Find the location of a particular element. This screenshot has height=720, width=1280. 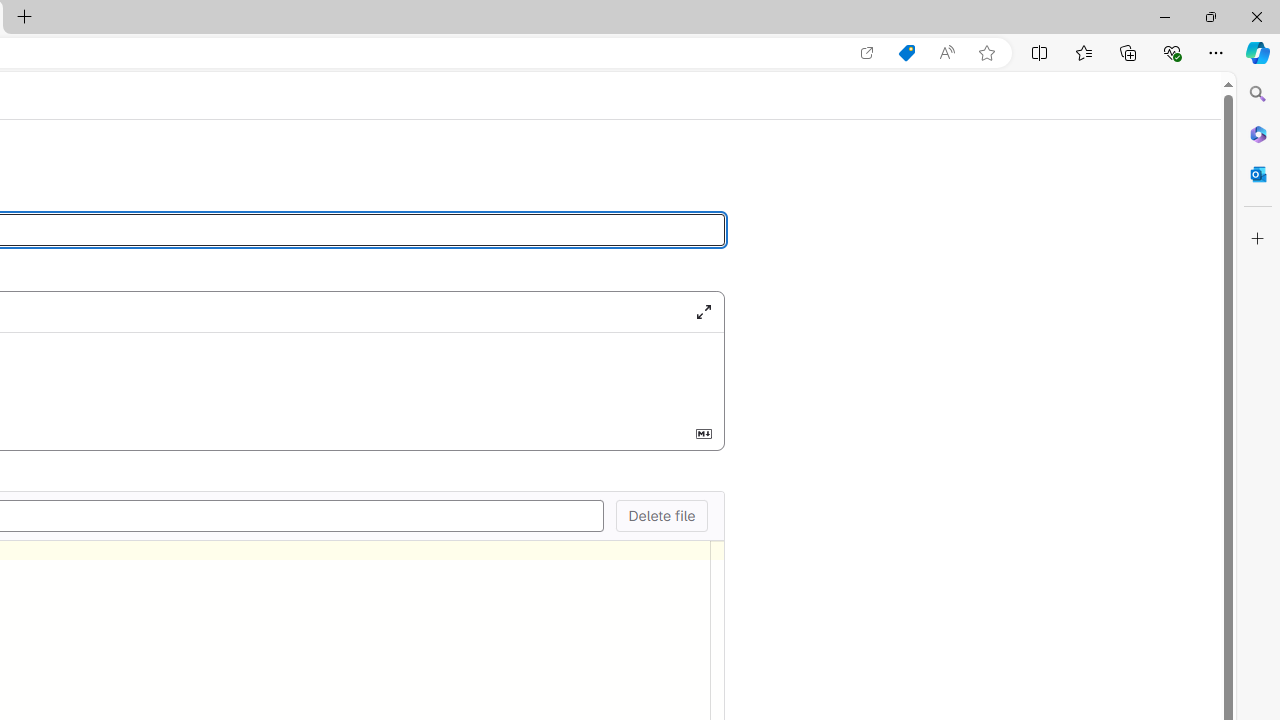

'Close Outlook pane' is located at coordinates (1257, 173).